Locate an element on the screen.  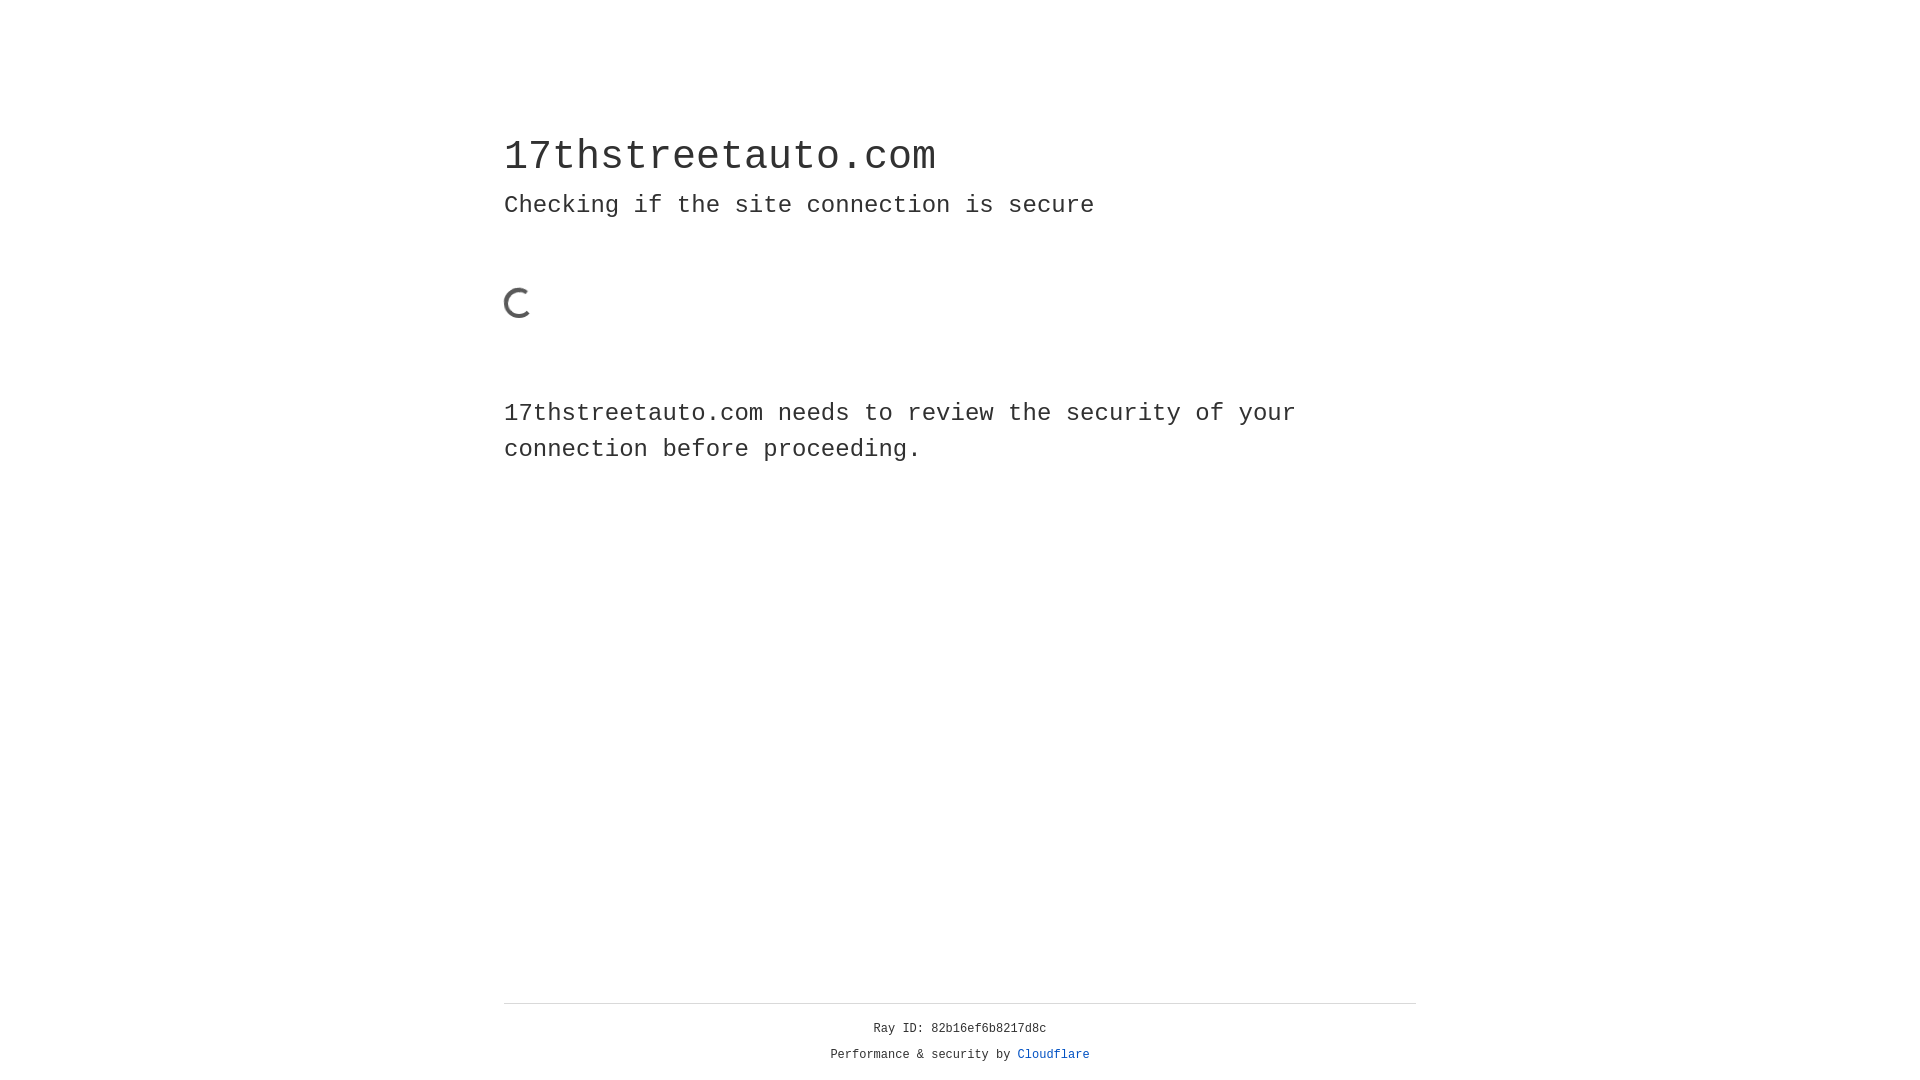
'Cloudflare' is located at coordinates (1053, 1054).